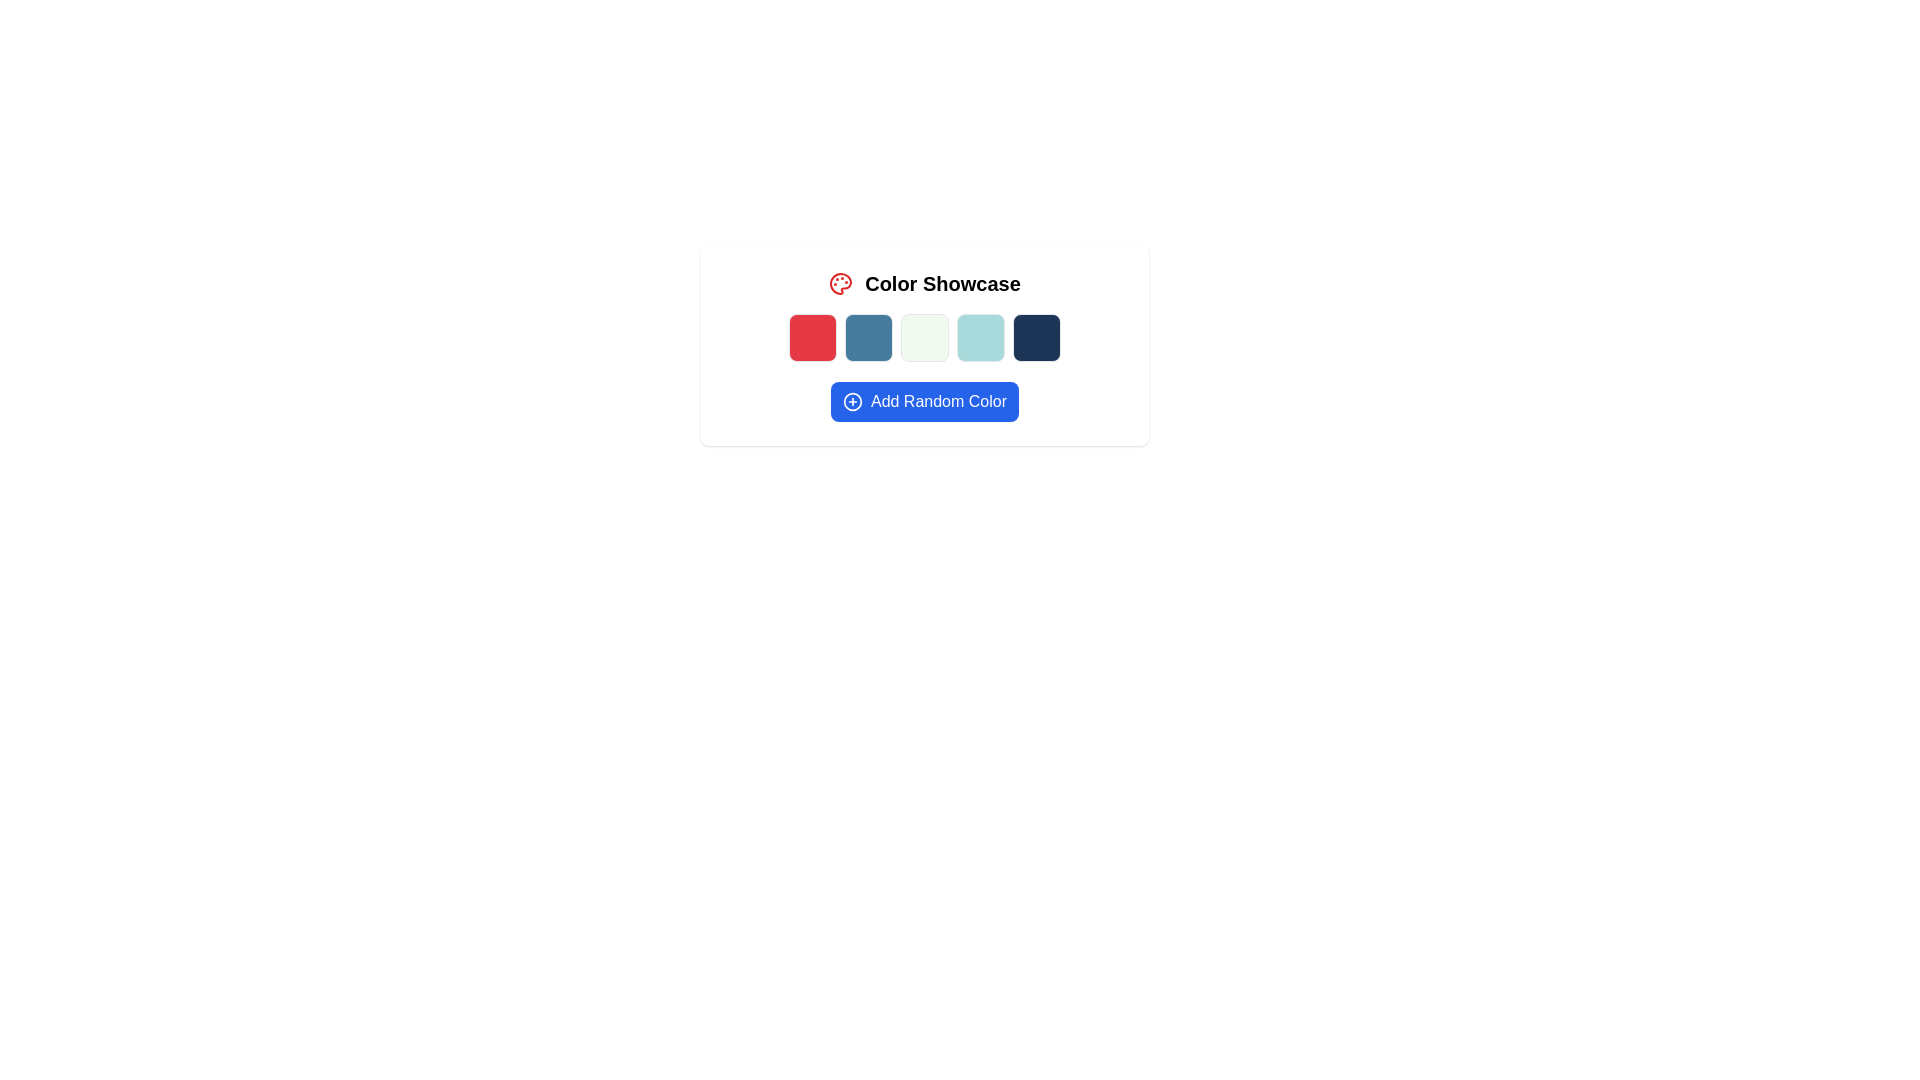 This screenshot has height=1080, width=1920. What do you see at coordinates (841, 284) in the screenshot?
I see `the red palette icon located to the left of the 'Color Showcase' text` at bounding box center [841, 284].